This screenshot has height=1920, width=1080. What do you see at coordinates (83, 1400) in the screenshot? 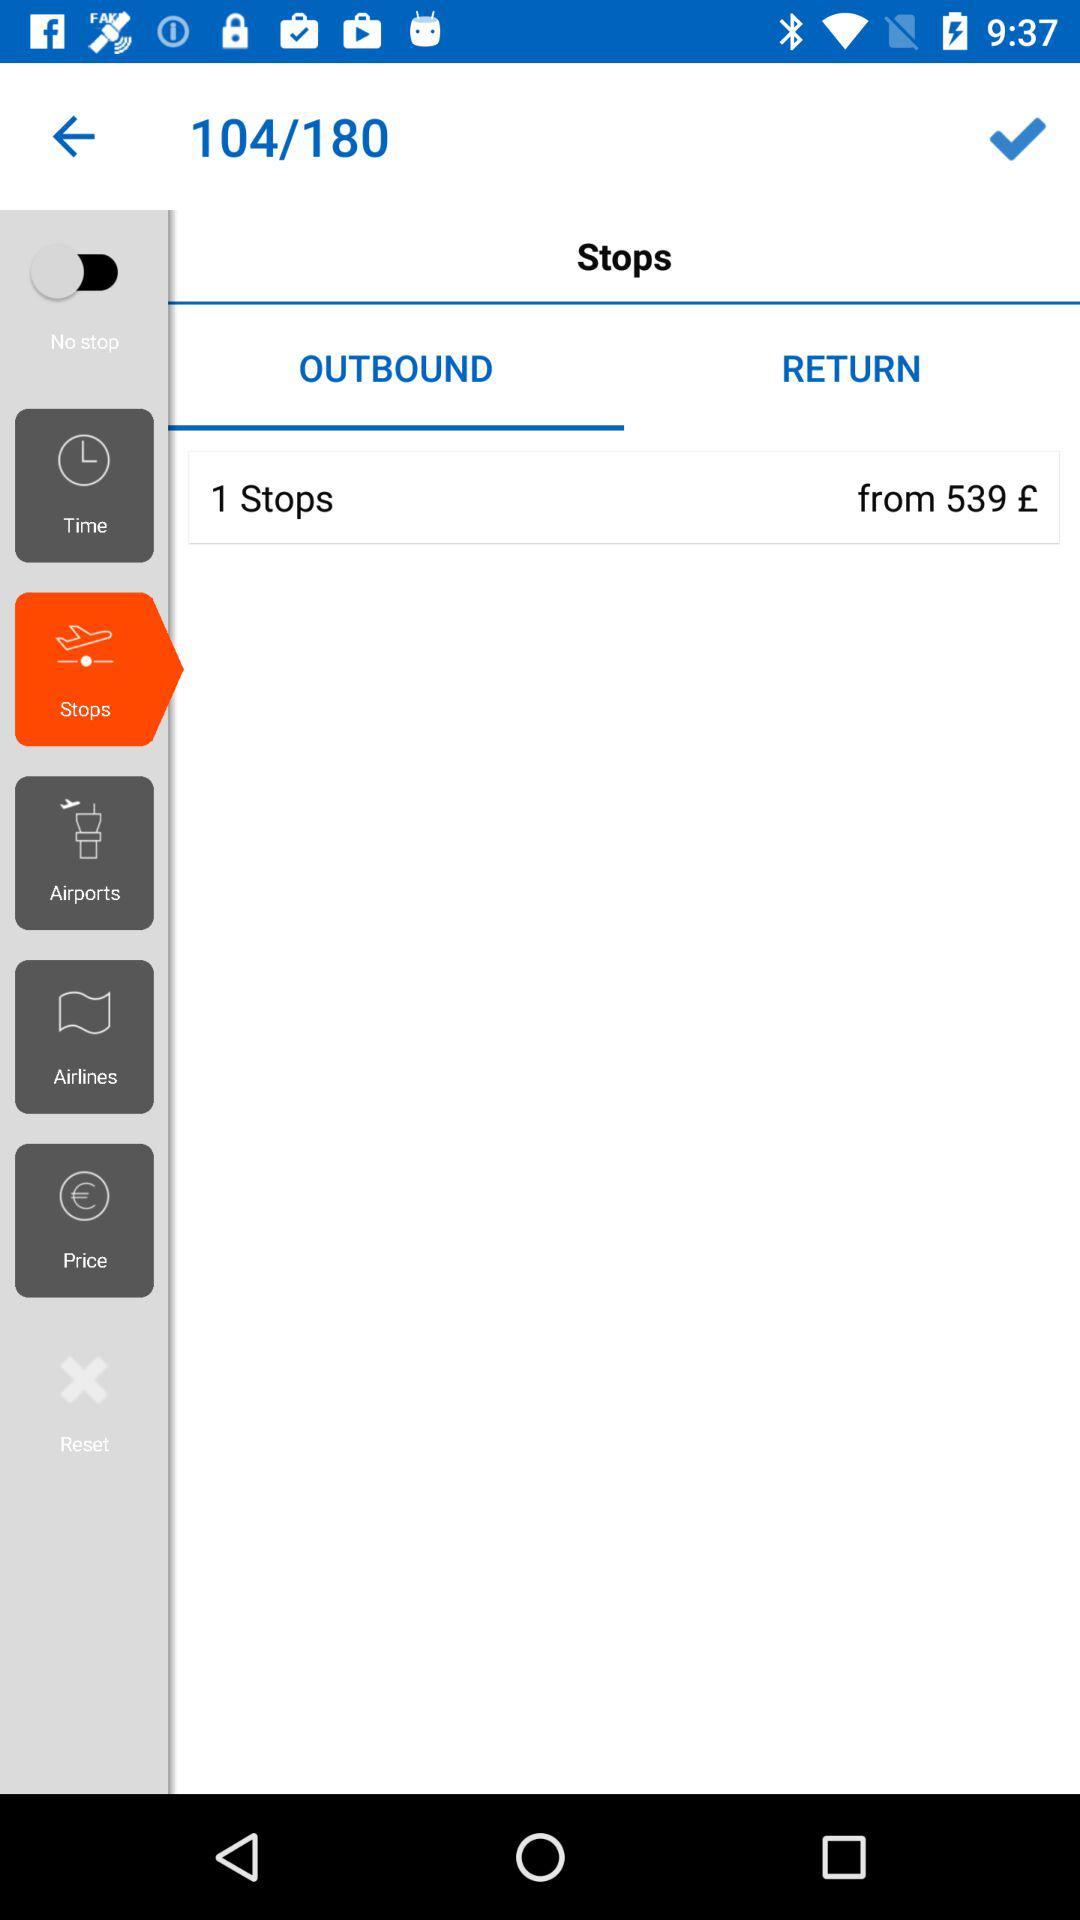
I see `this button cancels the current travel search` at bounding box center [83, 1400].